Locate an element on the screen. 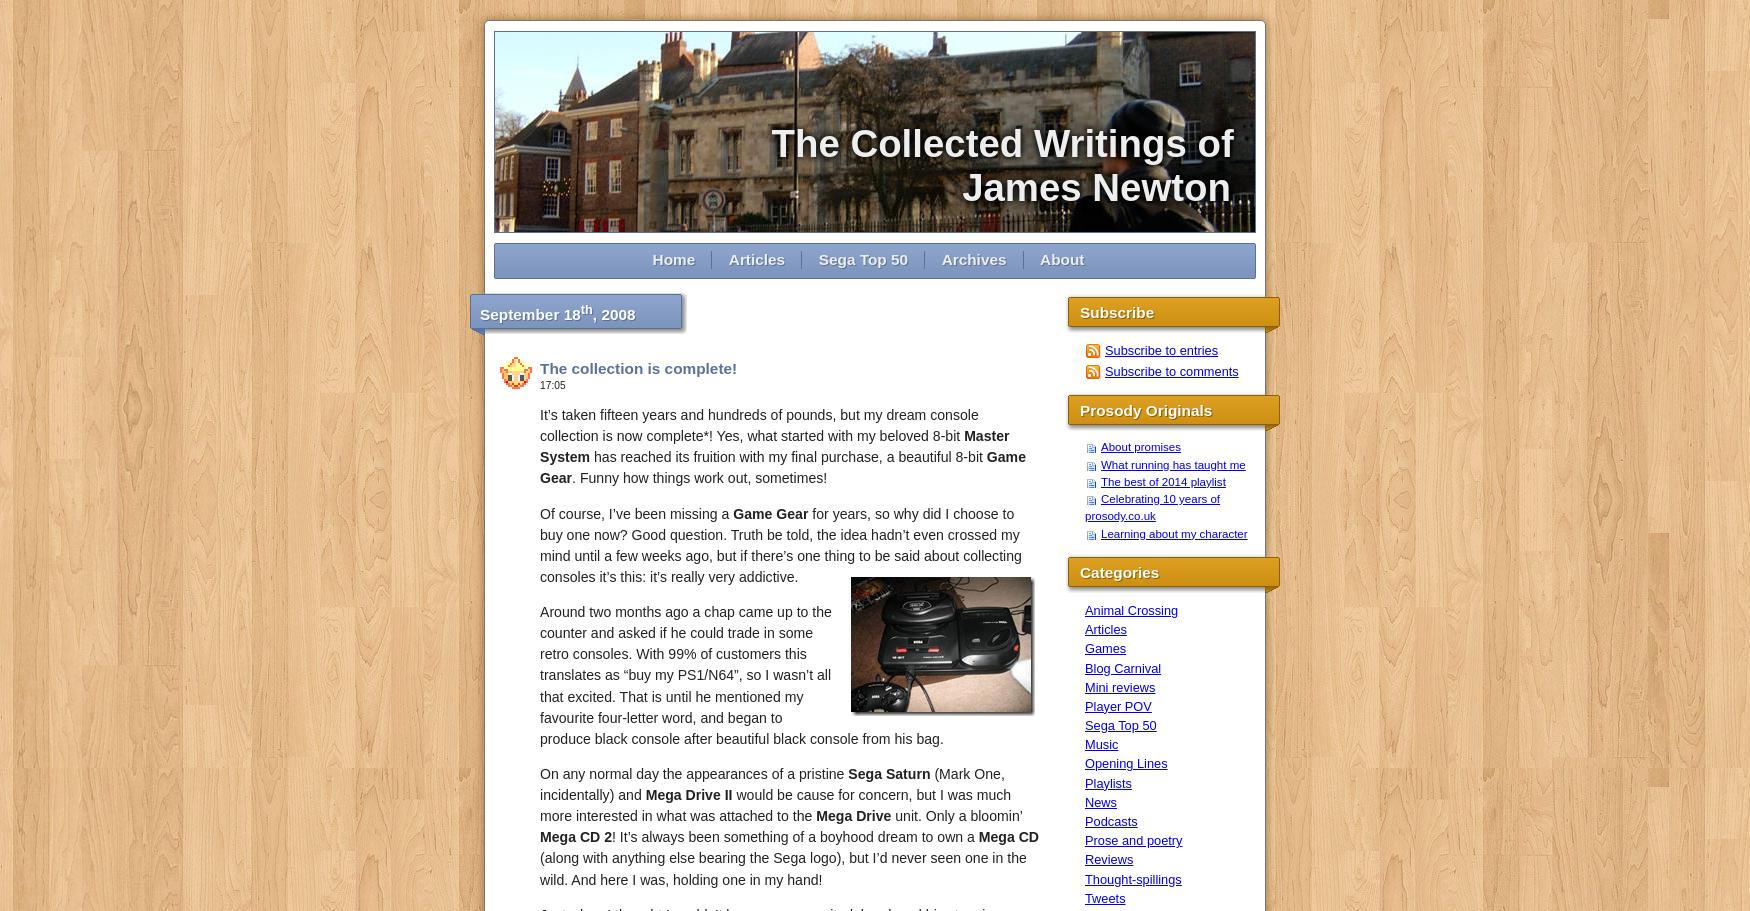  'Mini reviews' is located at coordinates (1120, 685).